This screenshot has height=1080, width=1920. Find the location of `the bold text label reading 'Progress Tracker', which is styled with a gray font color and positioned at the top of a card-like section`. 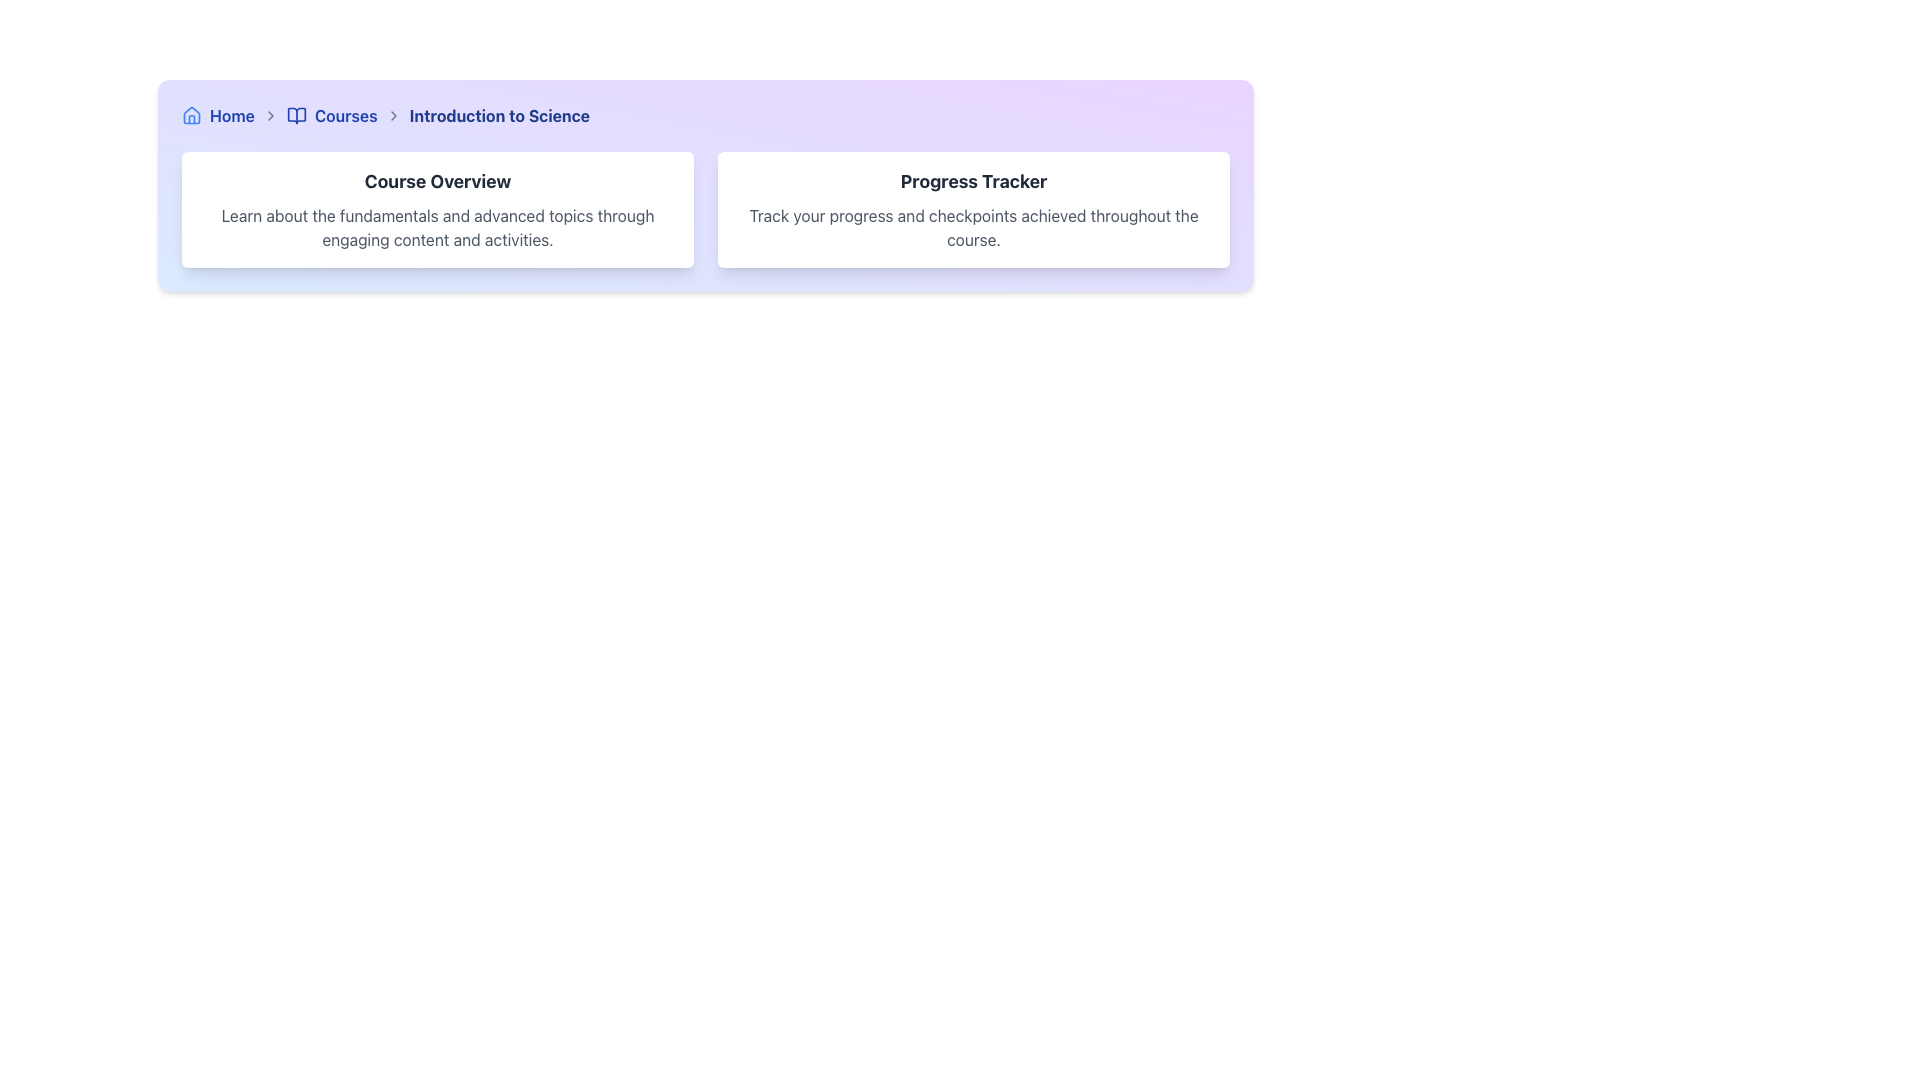

the bold text label reading 'Progress Tracker', which is styled with a gray font color and positioned at the top of a card-like section is located at coordinates (974, 181).